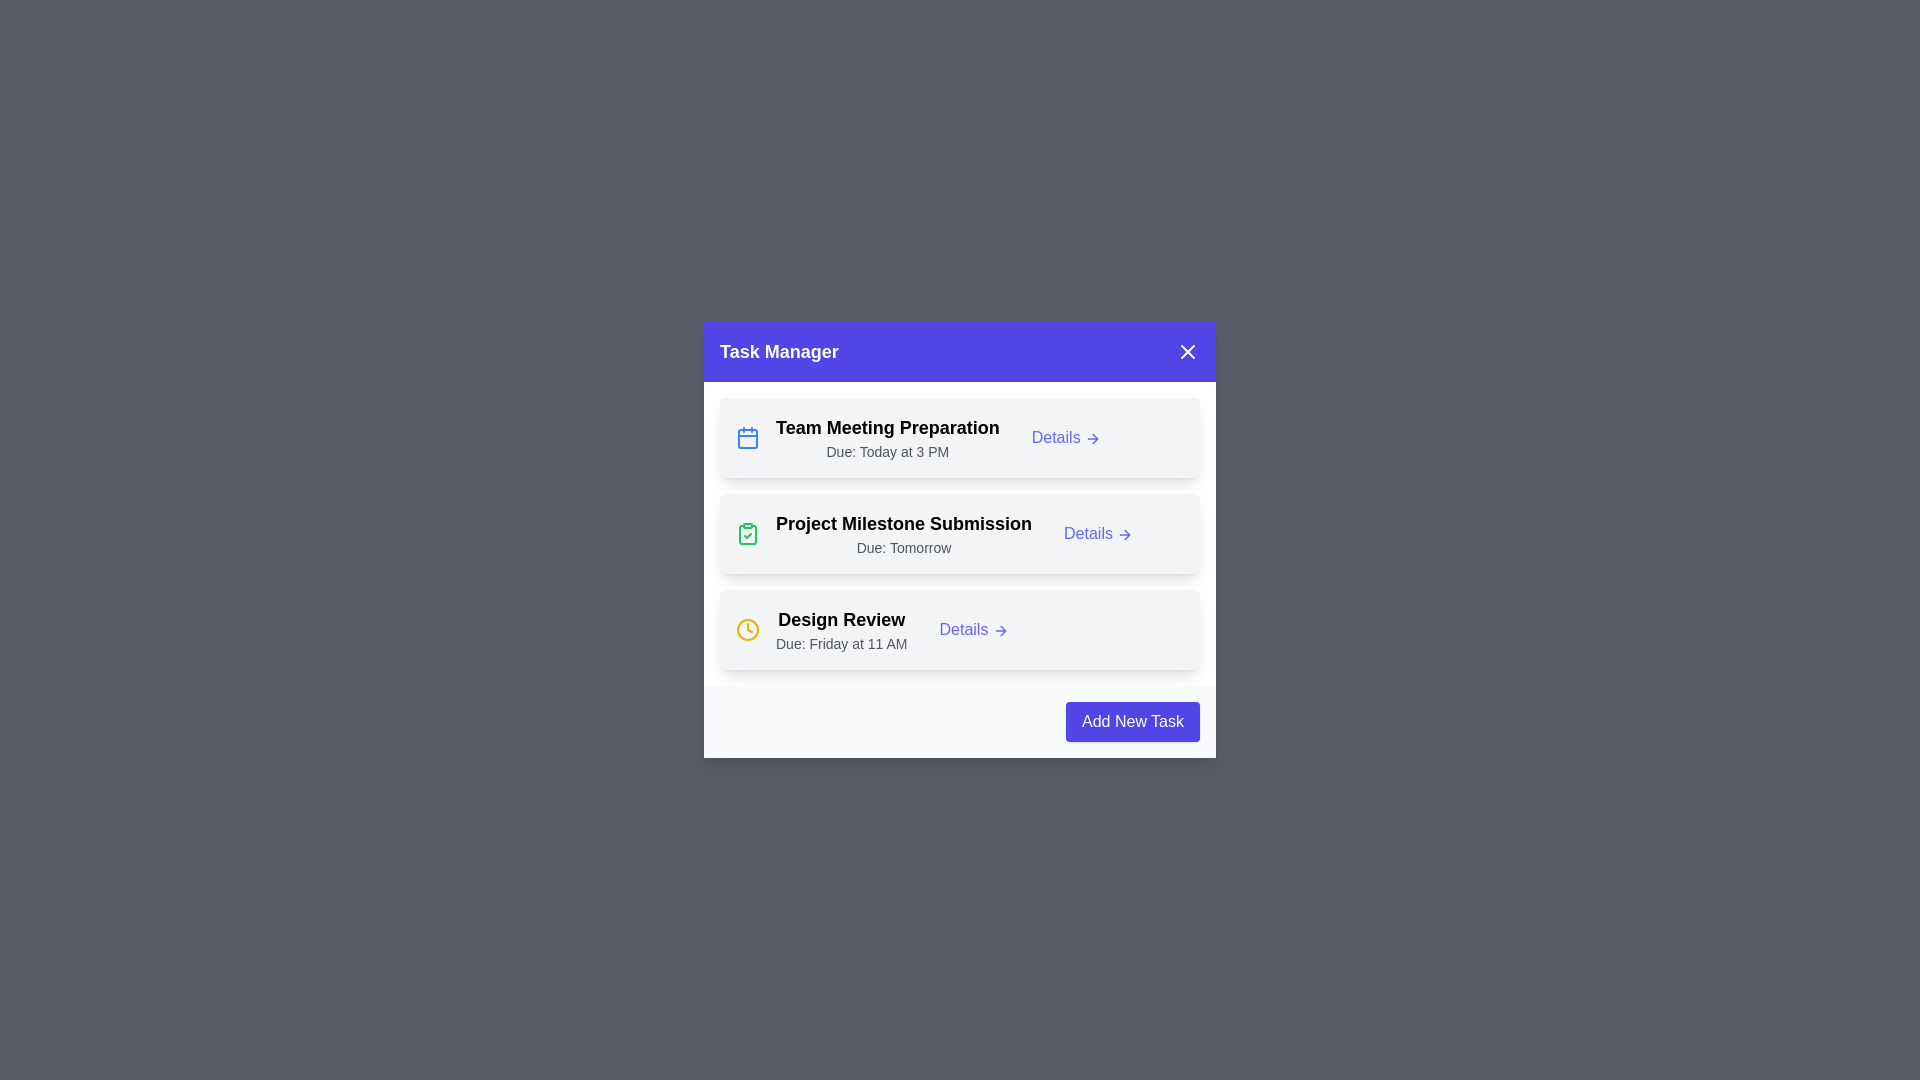 This screenshot has height=1080, width=1920. Describe the element at coordinates (886, 437) in the screenshot. I see `text displayed in the 'Task Manager' interface, specifically the bold heading 'Team Meeting Preparation' and the subtext 'Due: Today at 3 PM'` at that location.